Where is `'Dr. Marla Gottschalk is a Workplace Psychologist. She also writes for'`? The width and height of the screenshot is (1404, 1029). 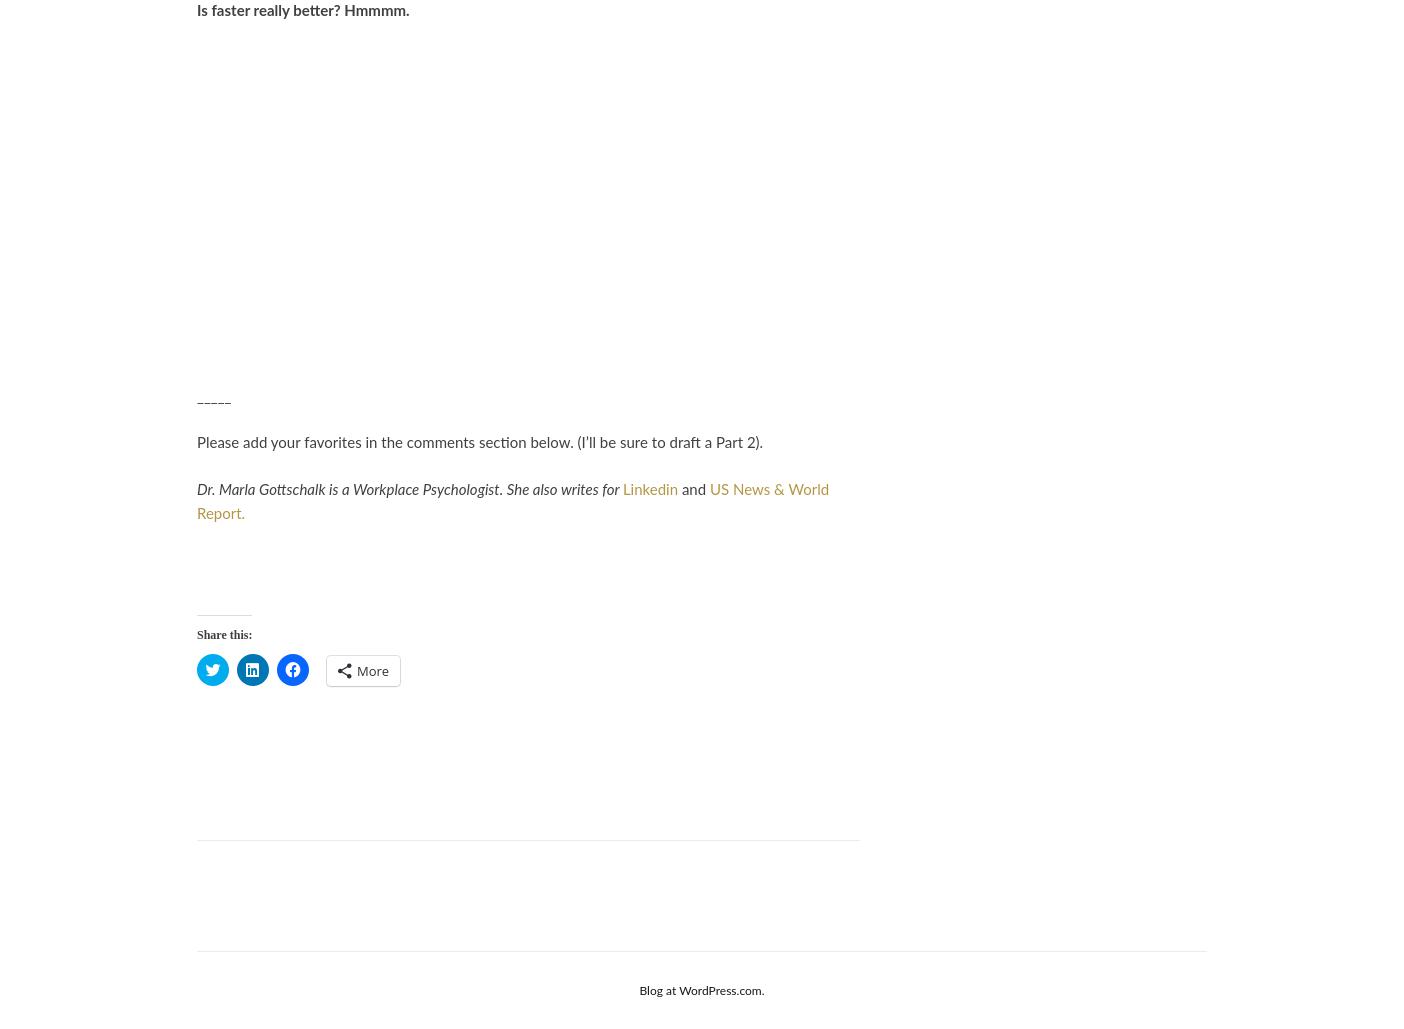
'Dr. Marla Gottschalk is a Workplace Psychologist. She also writes for' is located at coordinates (408, 489).